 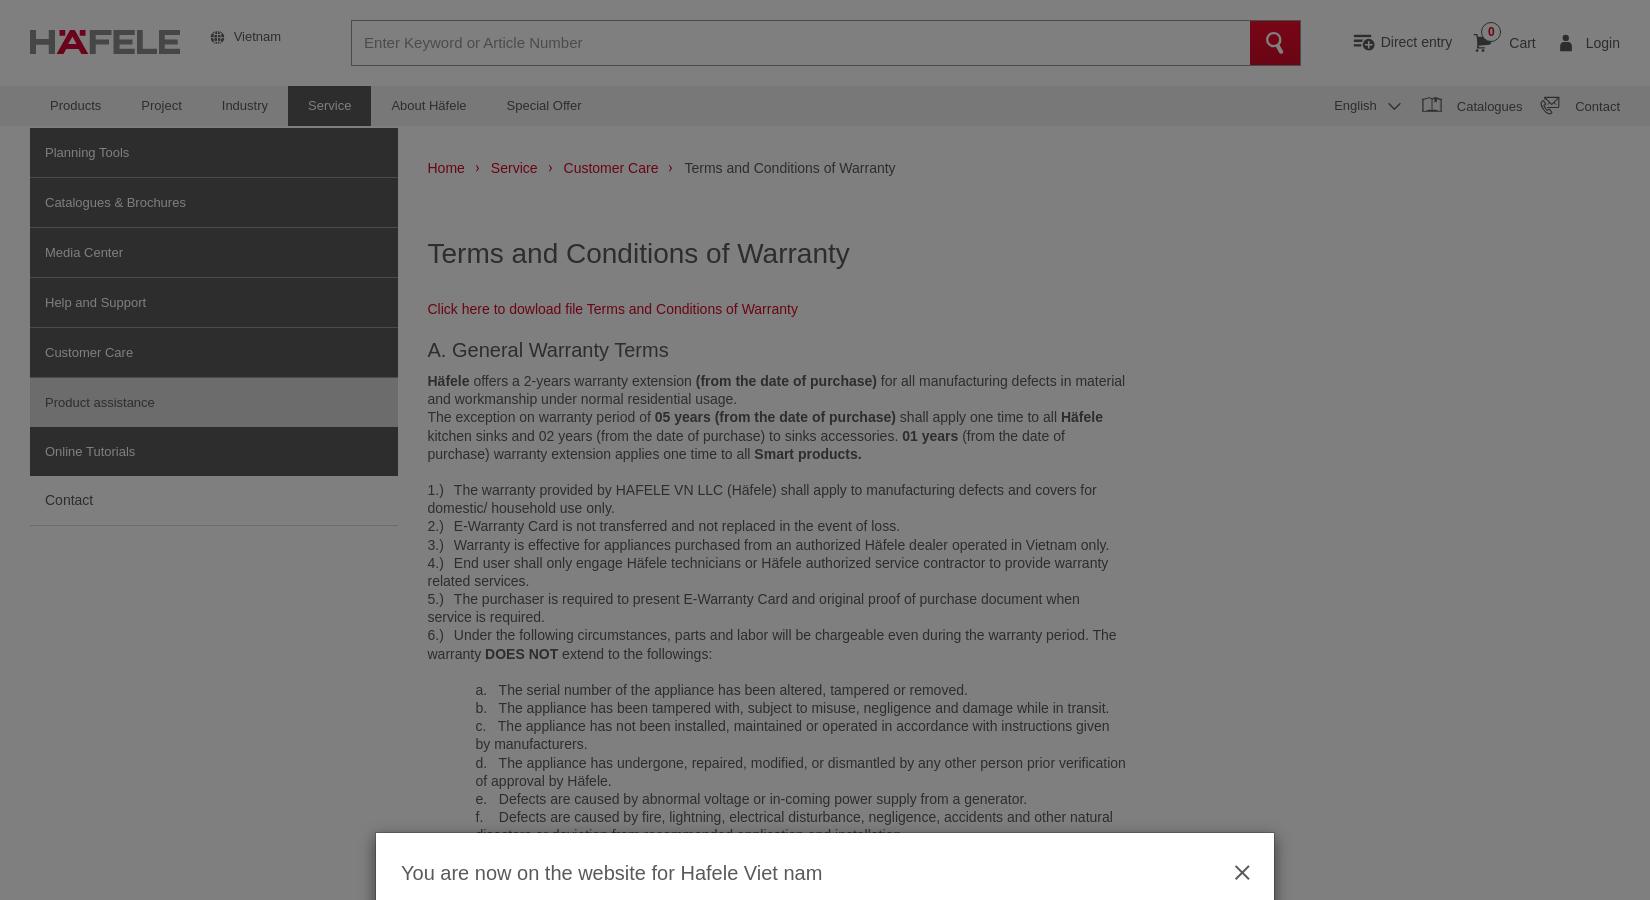 What do you see at coordinates (977, 416) in the screenshot?
I see `'shall apply one time to all'` at bounding box center [977, 416].